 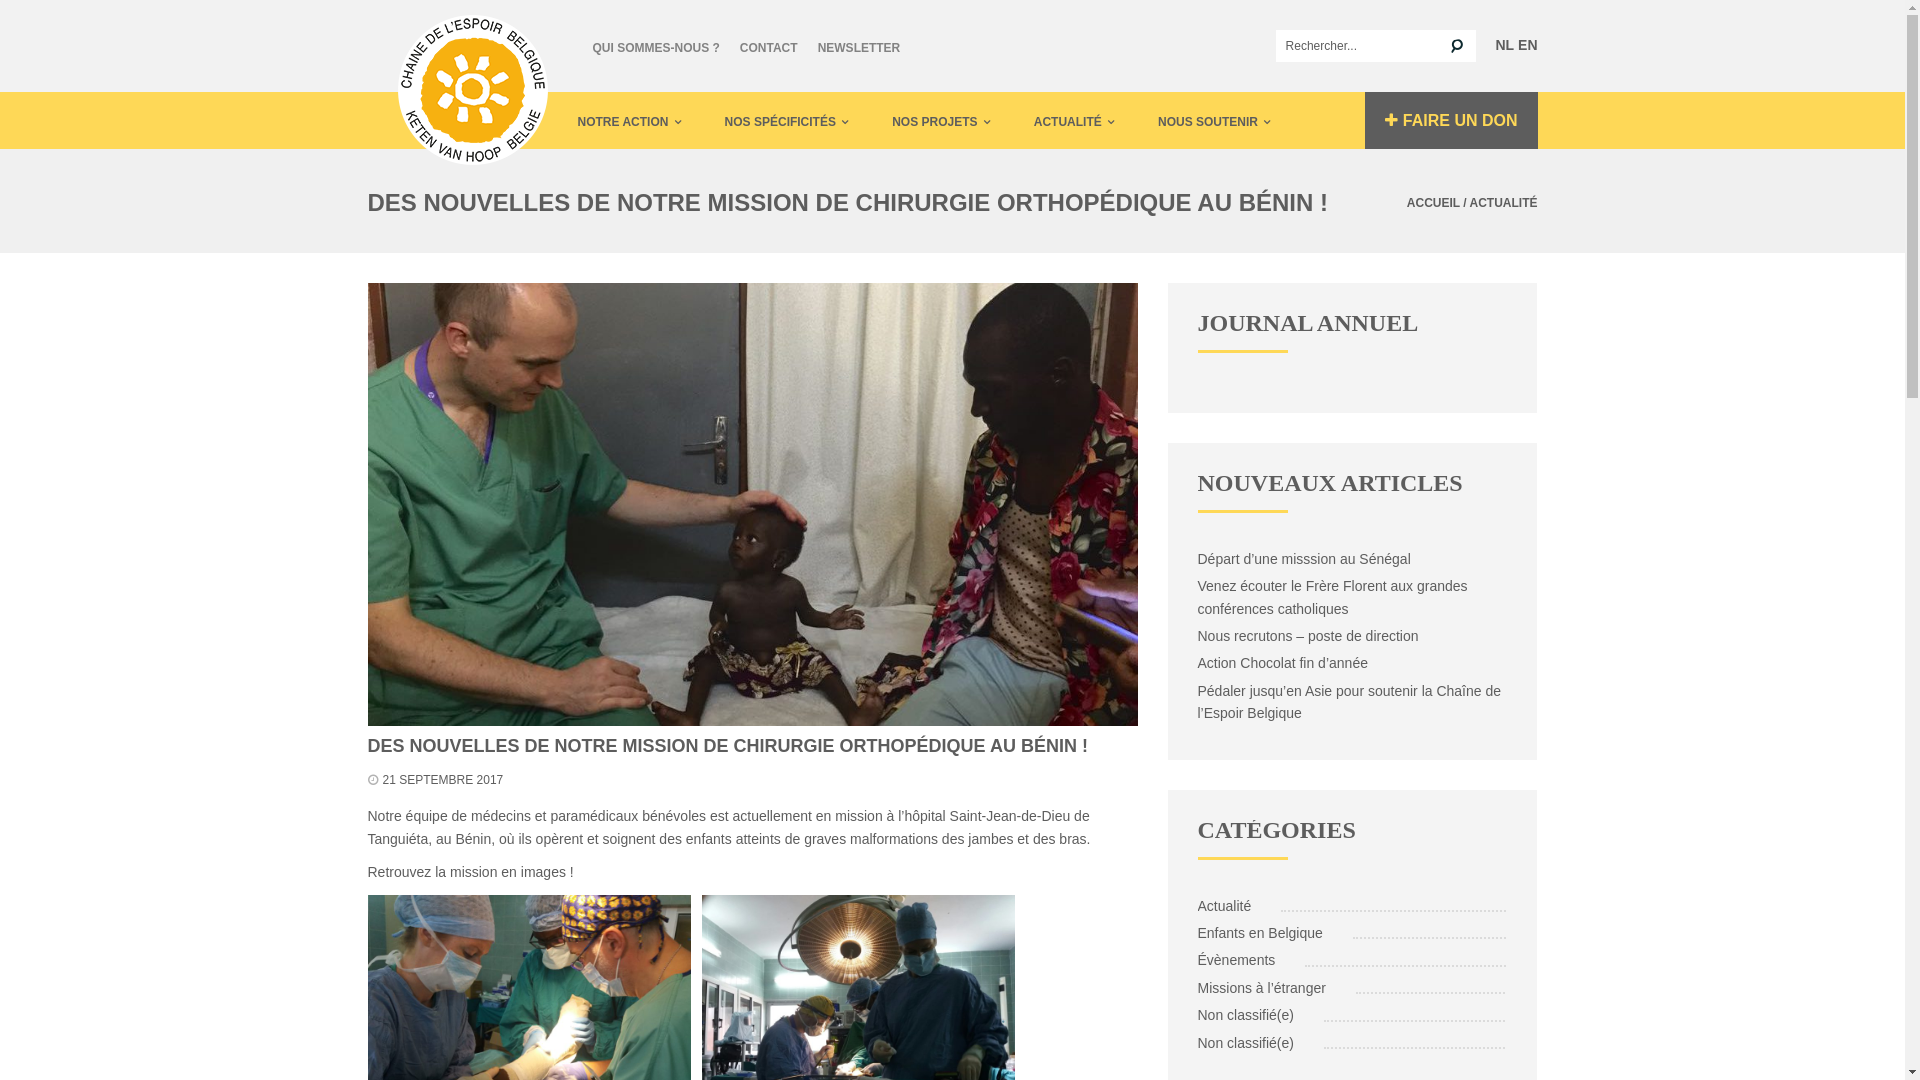 What do you see at coordinates (1504, 45) in the screenshot?
I see `'NL'` at bounding box center [1504, 45].